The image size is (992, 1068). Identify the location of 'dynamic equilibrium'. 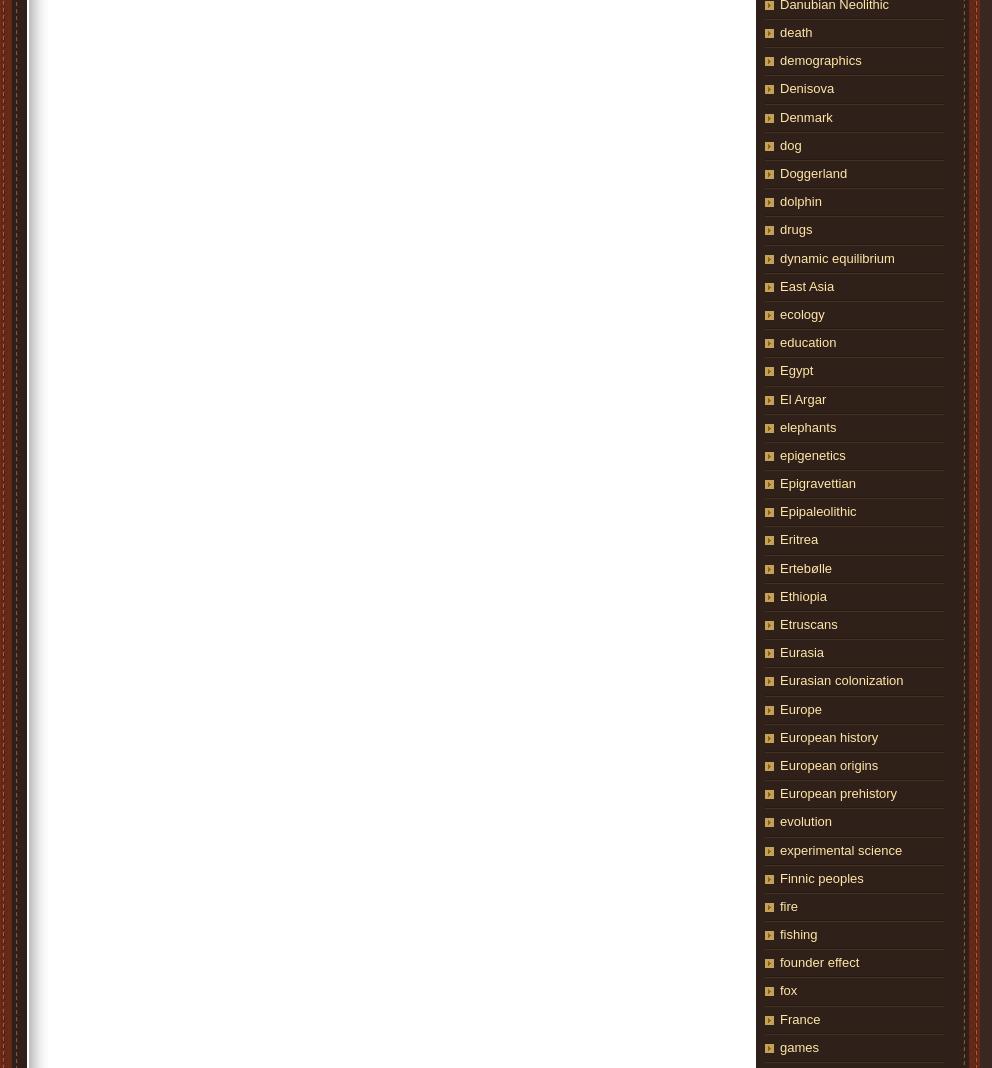
(779, 257).